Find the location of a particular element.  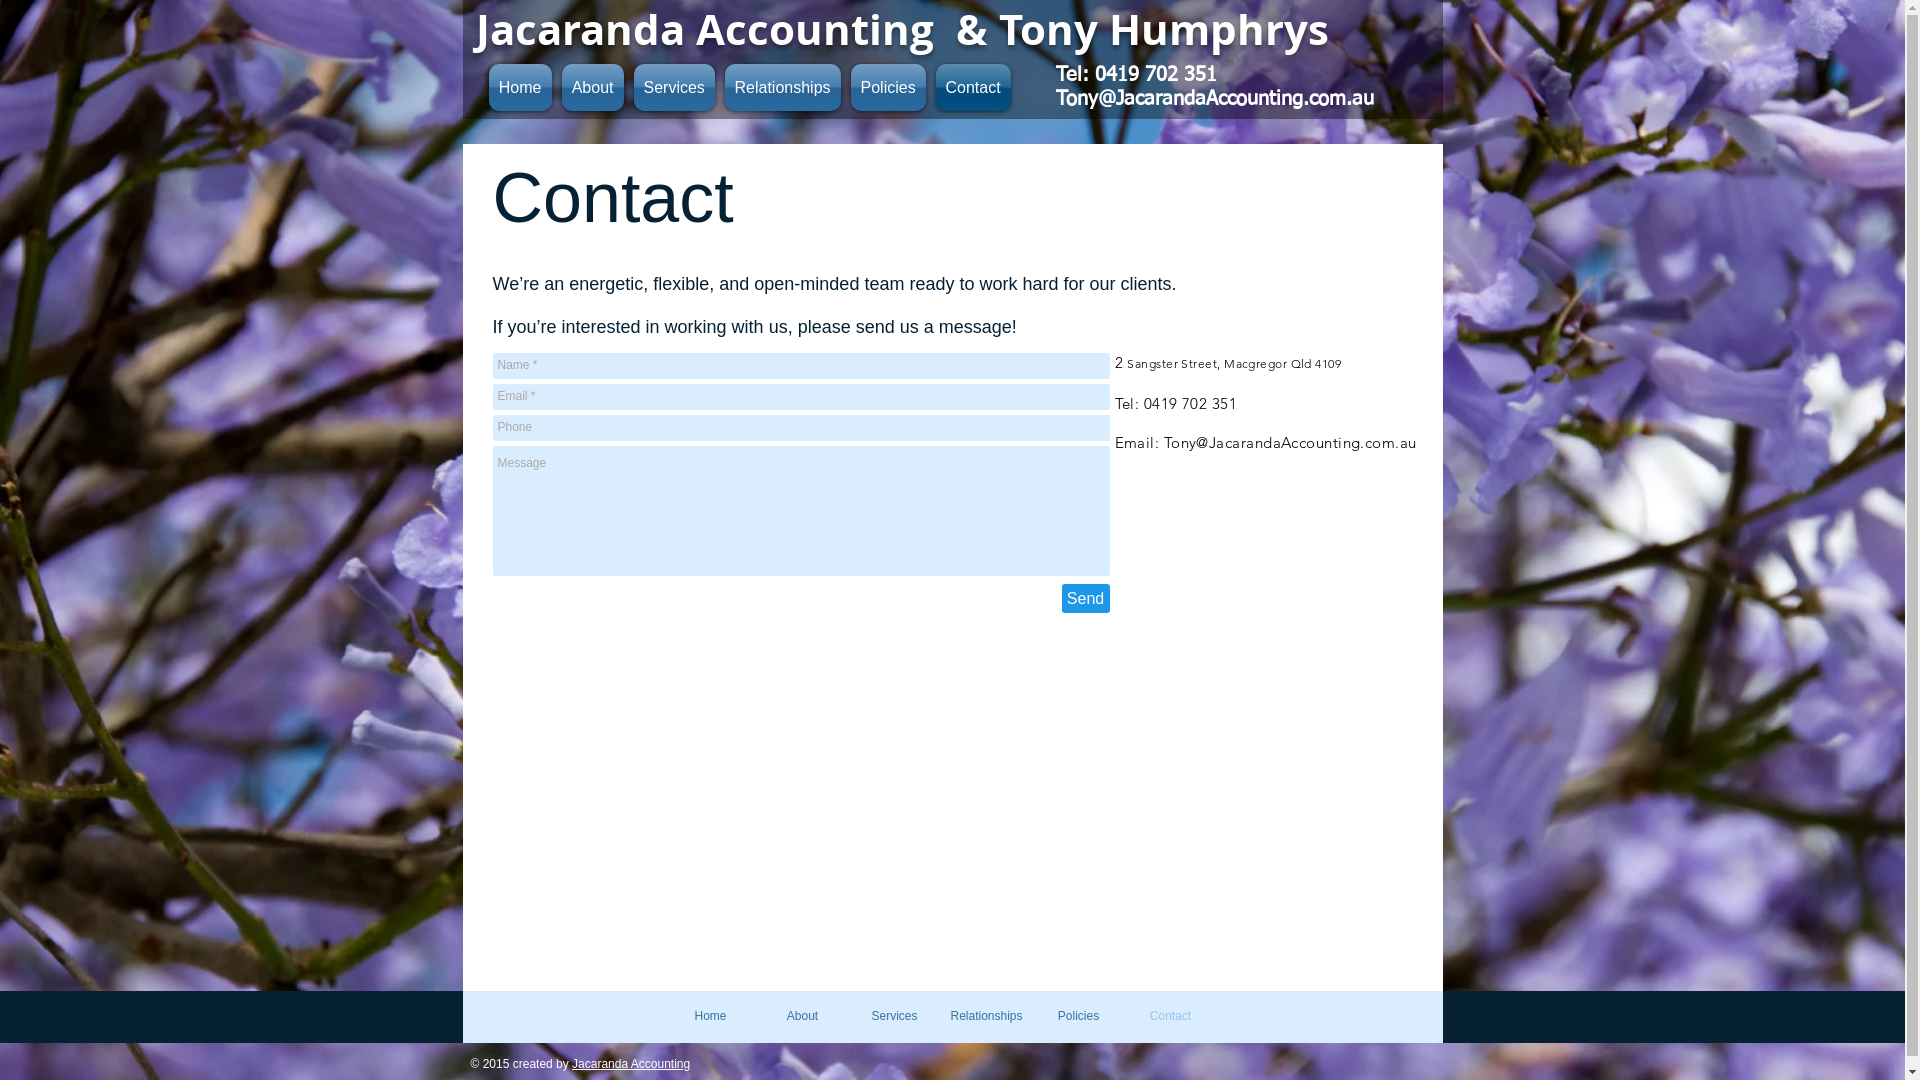

'Contact' is located at coordinates (1170, 1015).